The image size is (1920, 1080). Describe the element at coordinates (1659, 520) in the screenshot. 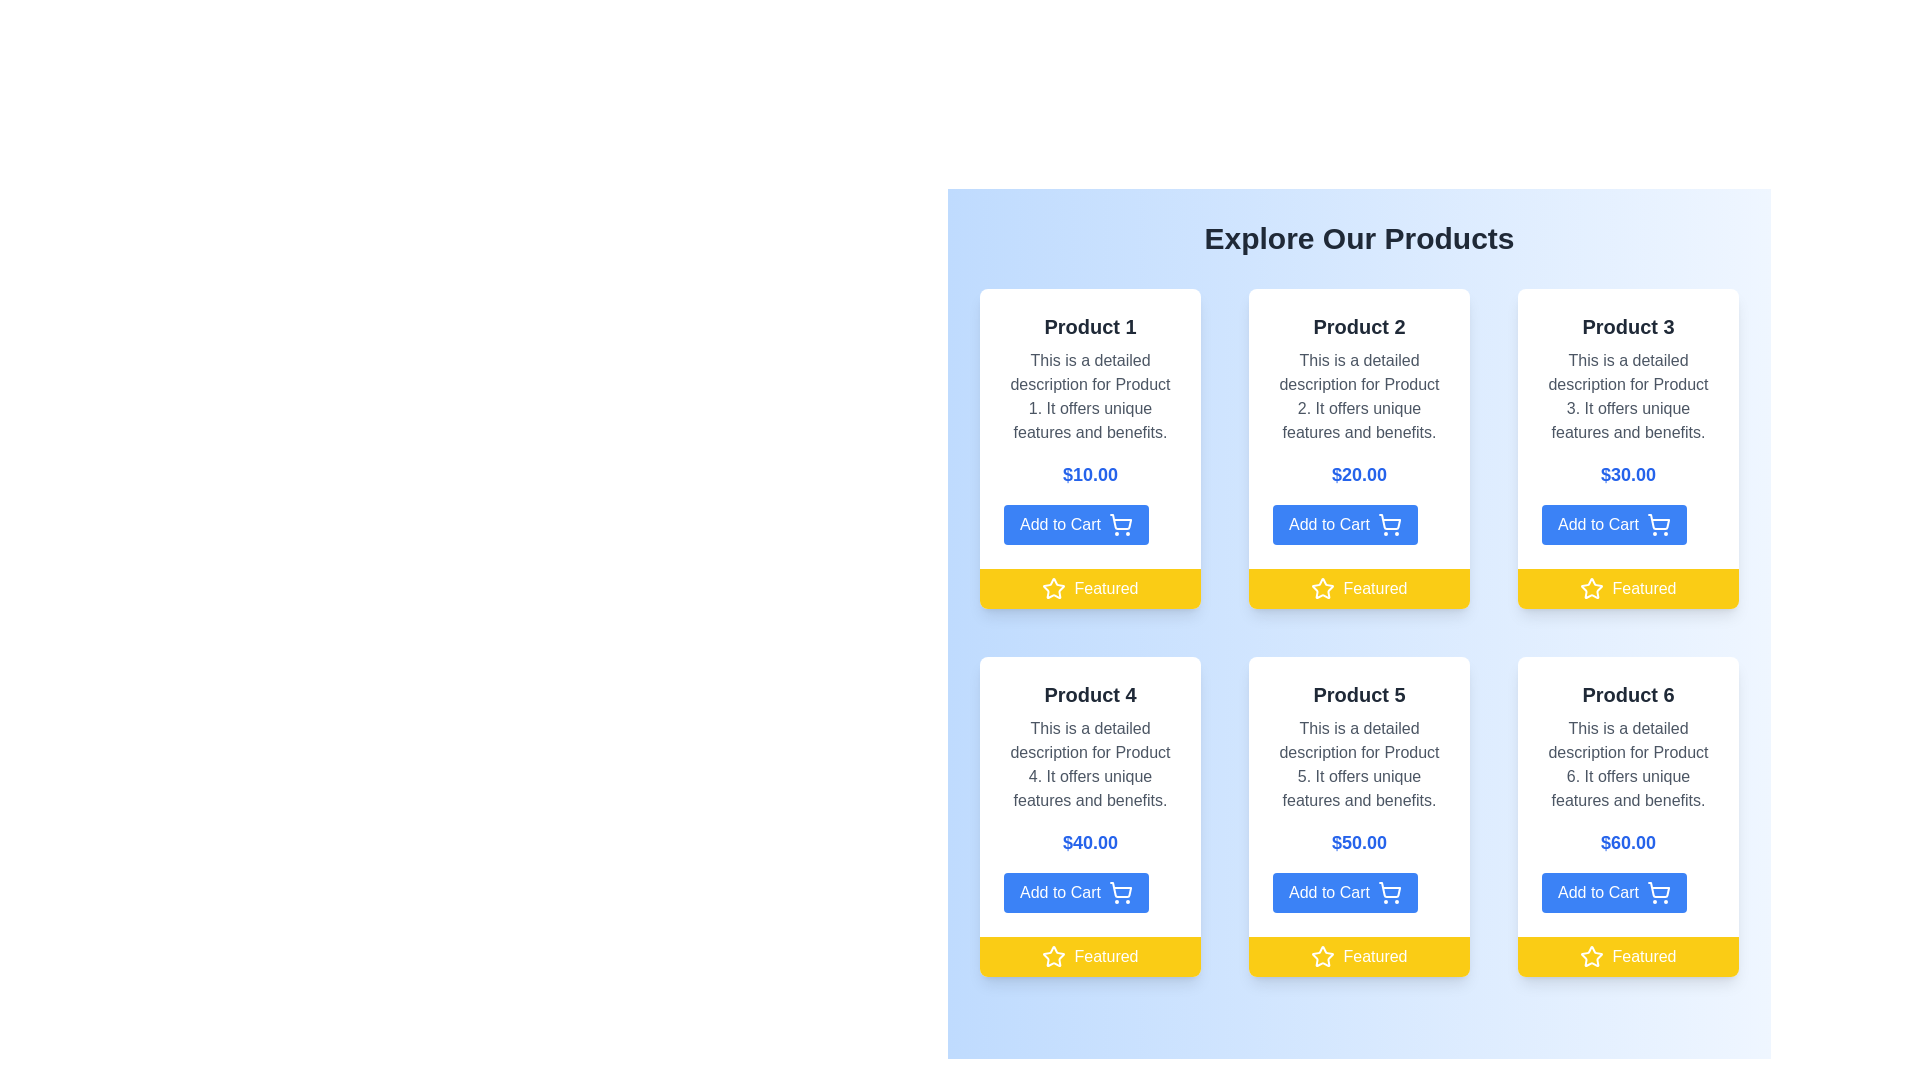

I see `the shopping cart icon located inside the 'Add to Cart' button for 'Product 3' in the top-right section of the layout` at that location.